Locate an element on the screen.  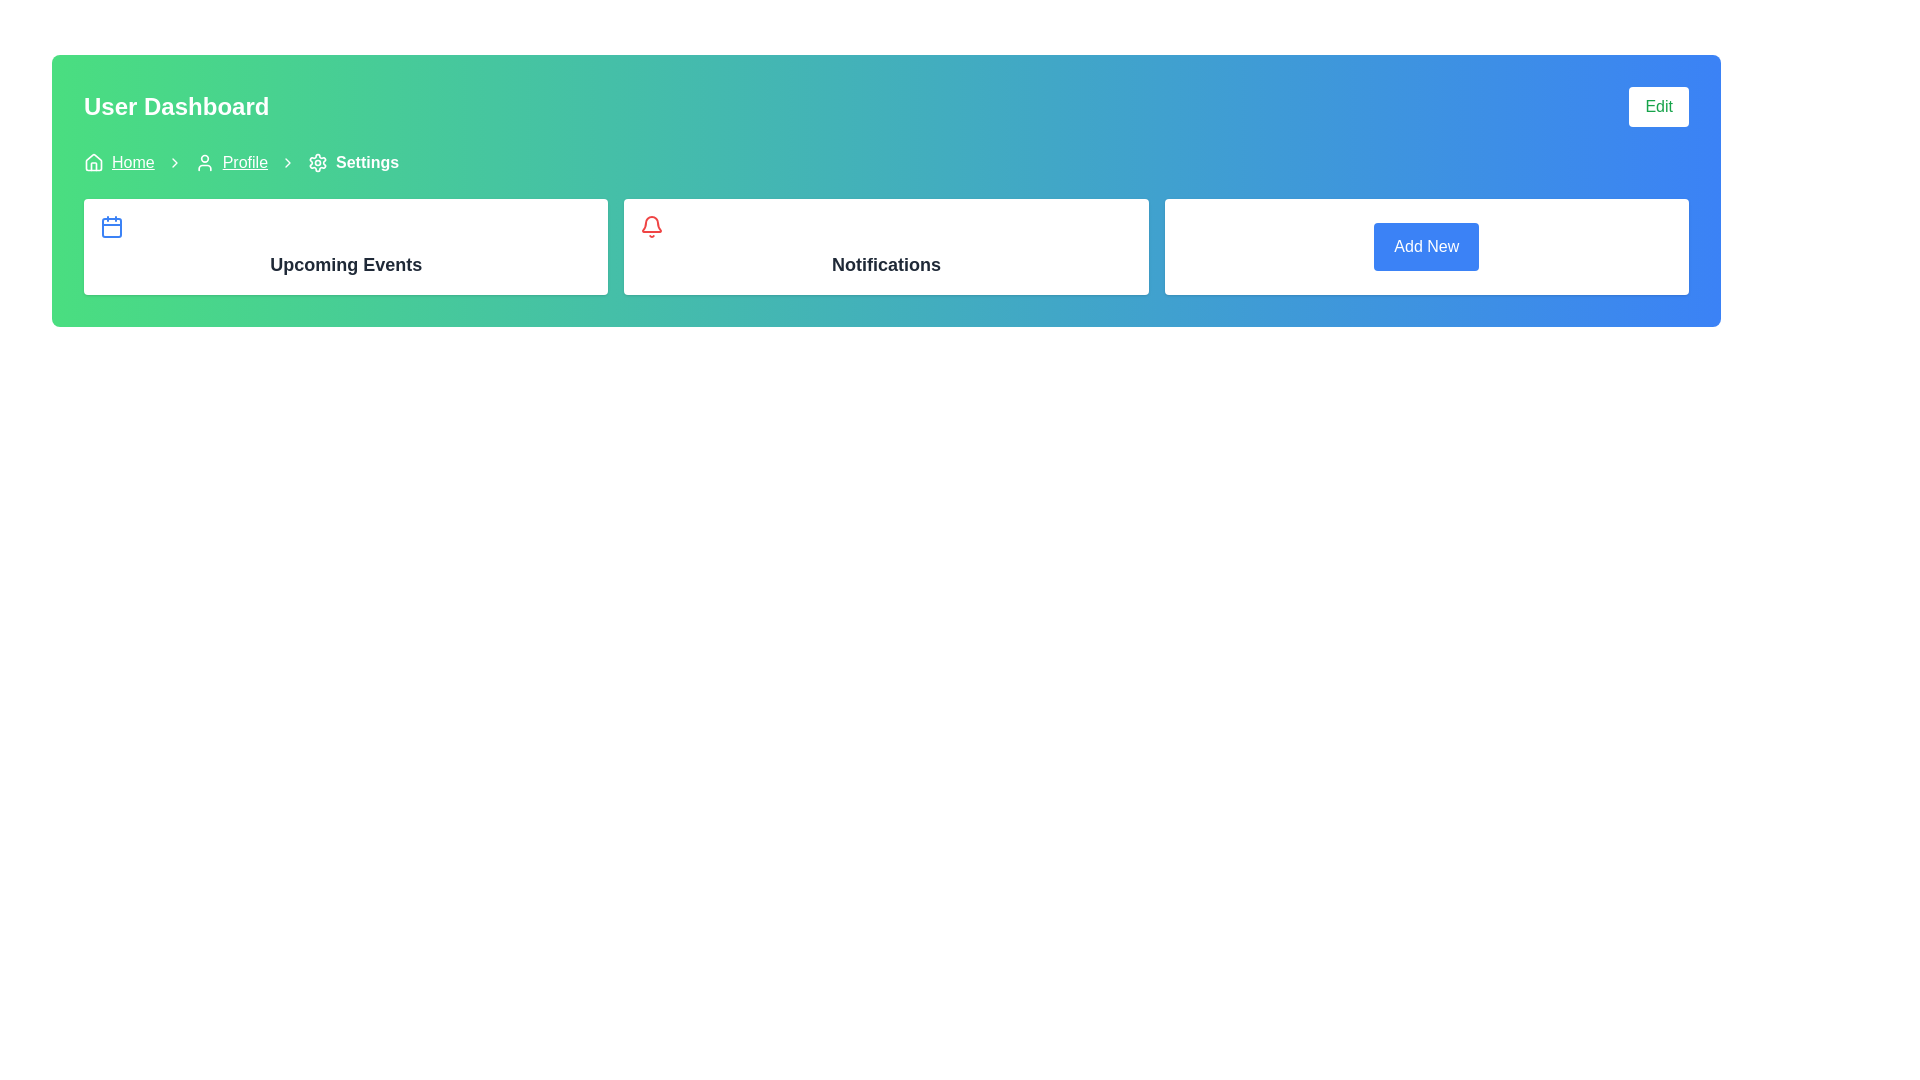
the small square-shaped house icon with a green background and white outline located in the navigation bar next to the text 'Home' is located at coordinates (93, 161).